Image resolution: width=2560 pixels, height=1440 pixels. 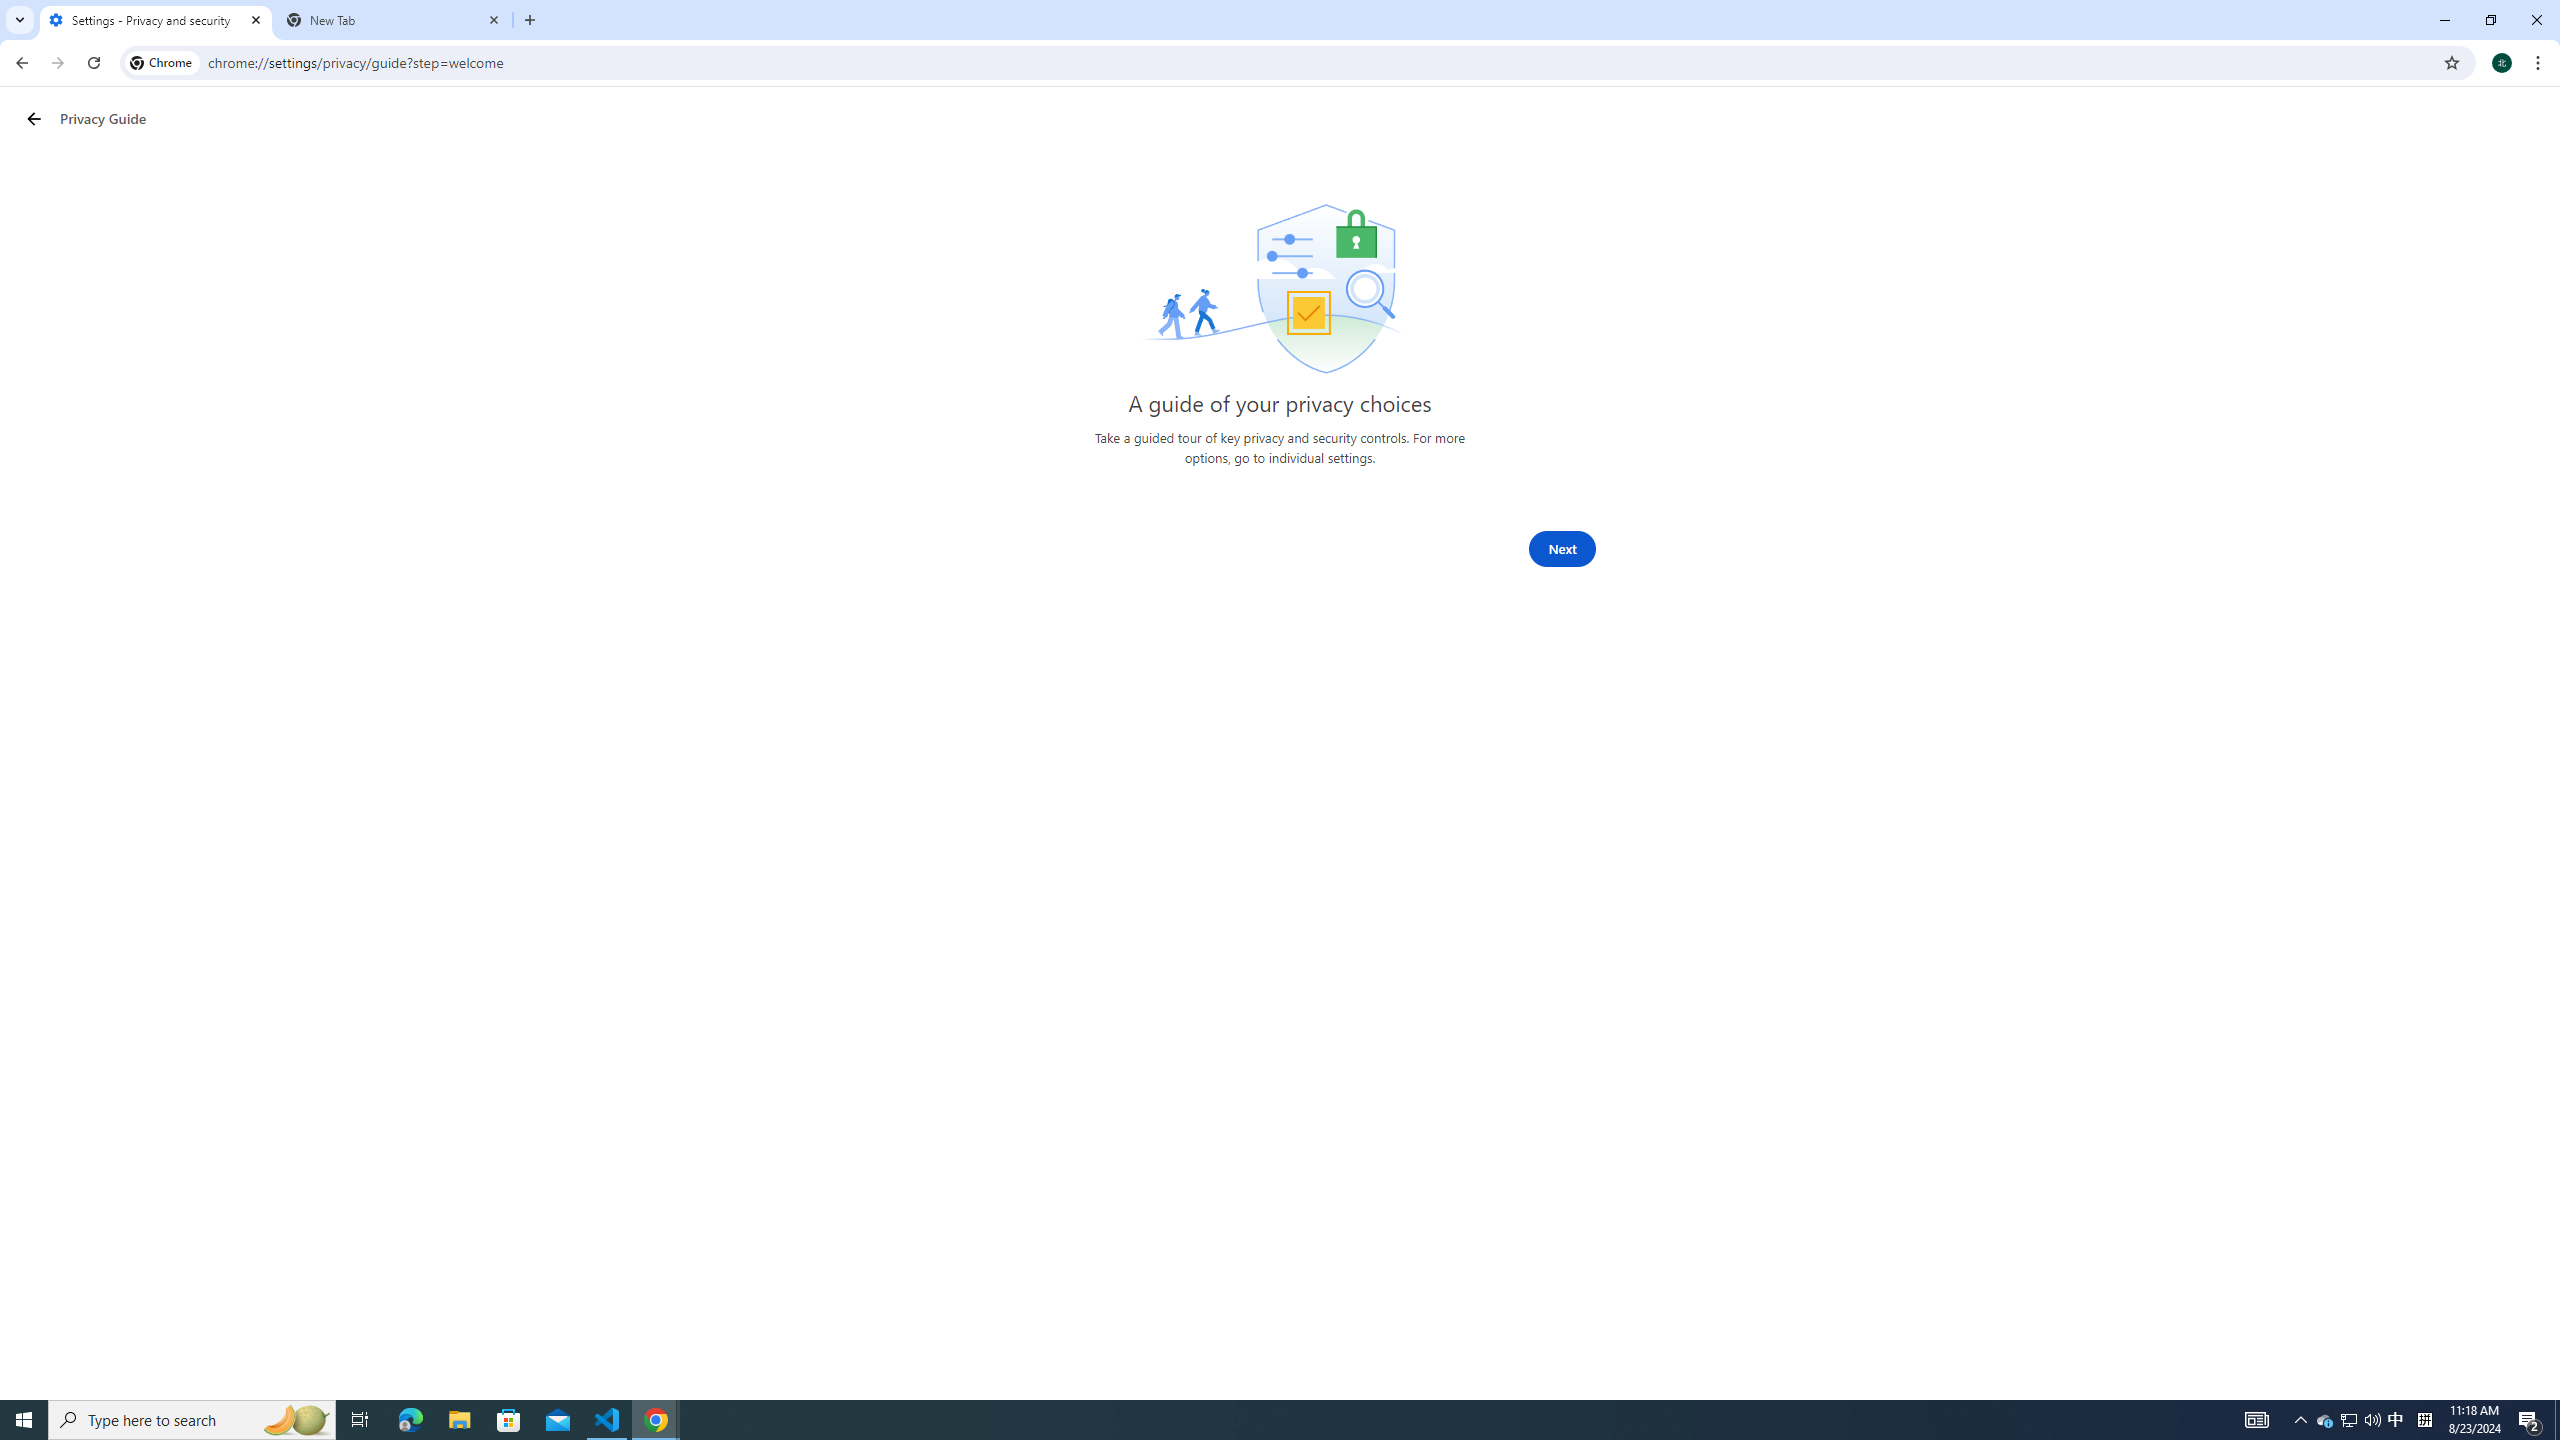 What do you see at coordinates (155, 19) in the screenshot?
I see `'Settings - Privacy and security'` at bounding box center [155, 19].